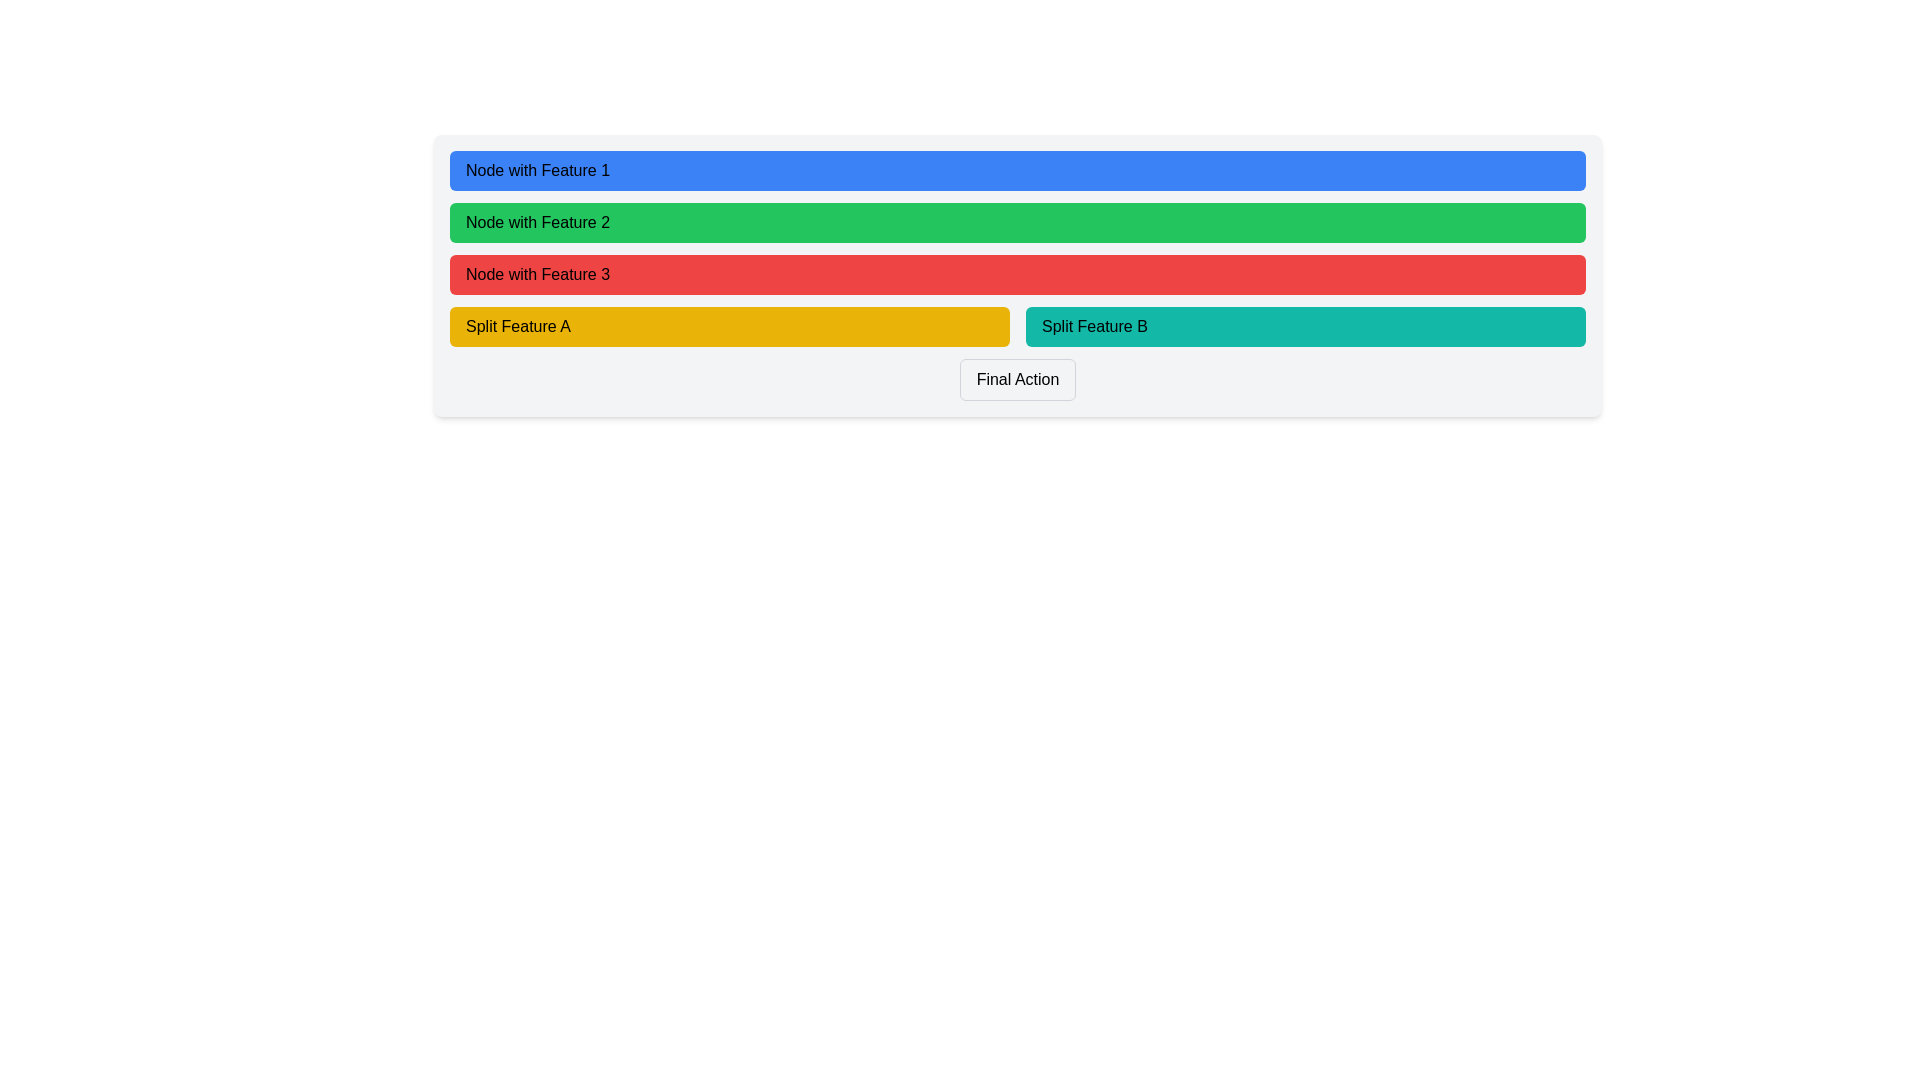  What do you see at coordinates (1017, 380) in the screenshot?
I see `the 'Final Action' button, which is a rectangular button with a light gray border and rounded corners, located at the bottom center of the interface` at bounding box center [1017, 380].